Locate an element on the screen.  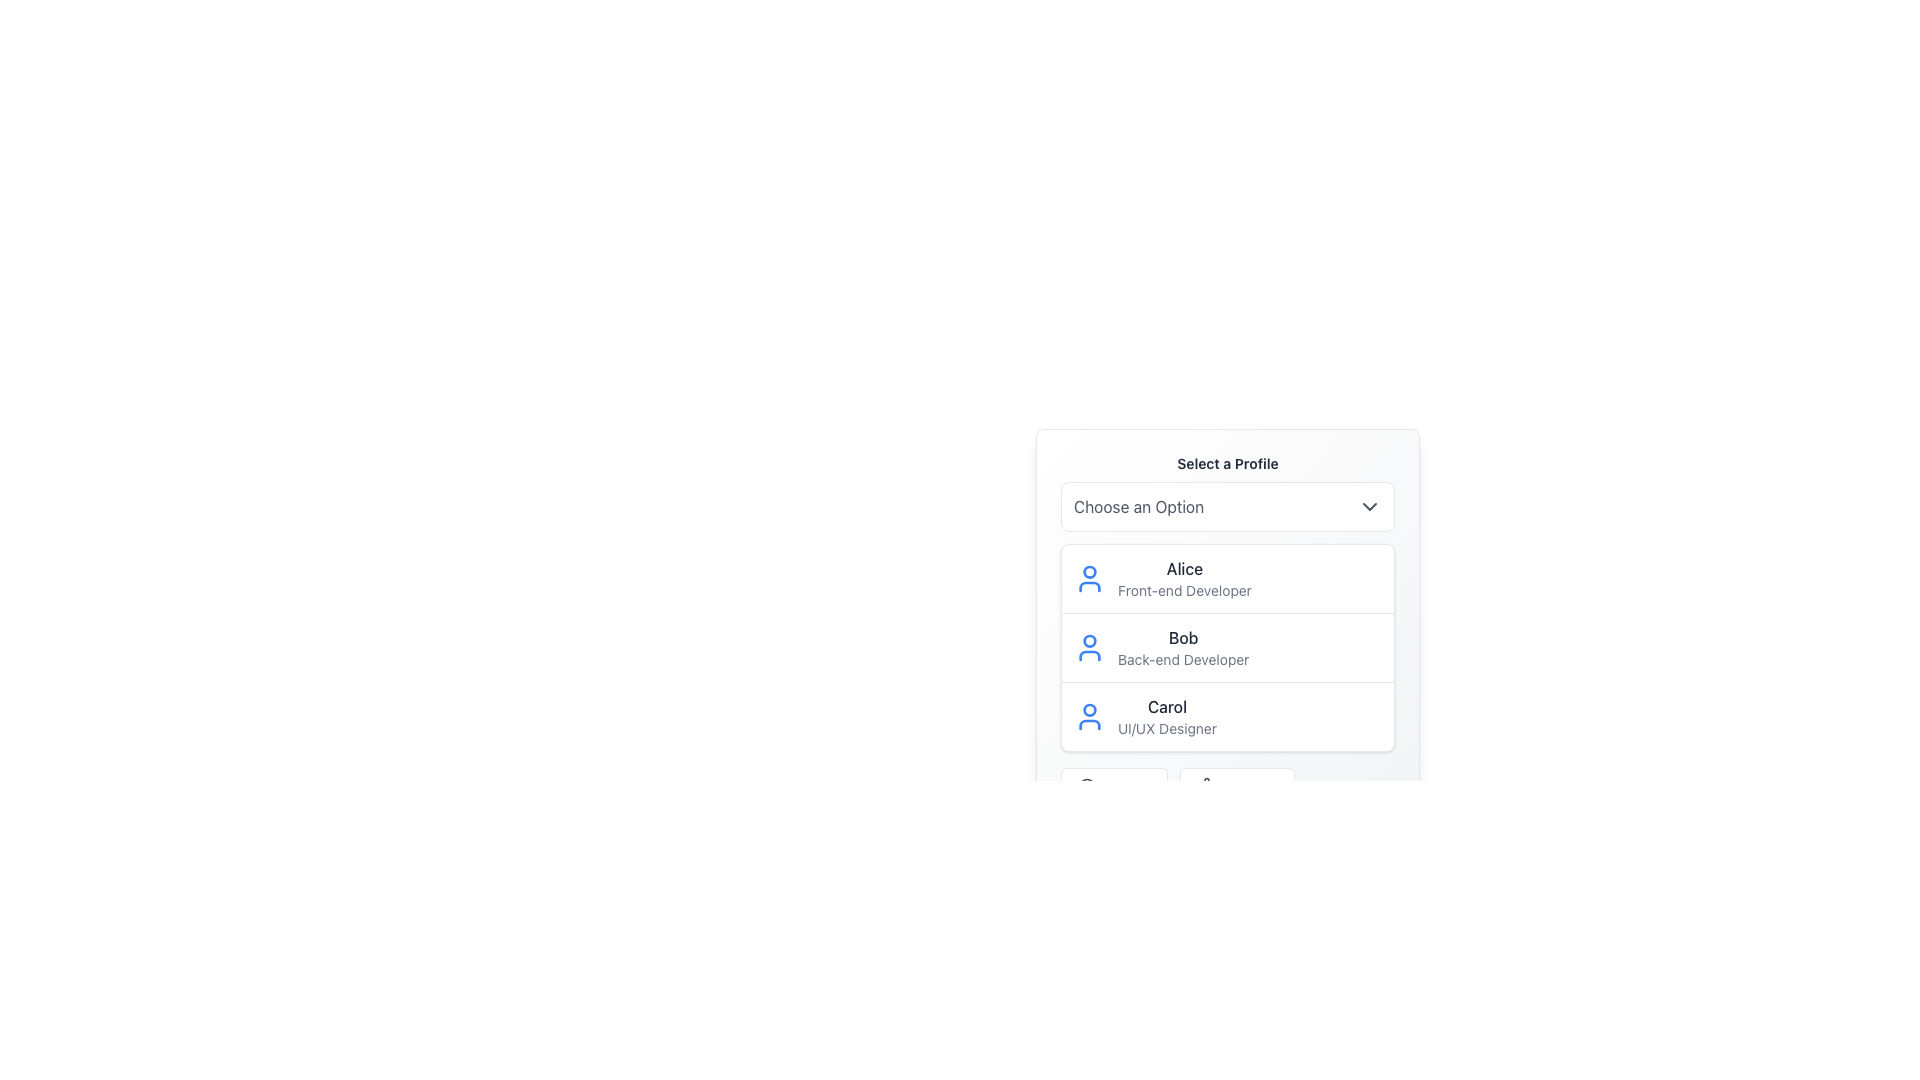
the search icon located within the 'Search' button at the bottom of the dropdown menu is located at coordinates (1087, 785).